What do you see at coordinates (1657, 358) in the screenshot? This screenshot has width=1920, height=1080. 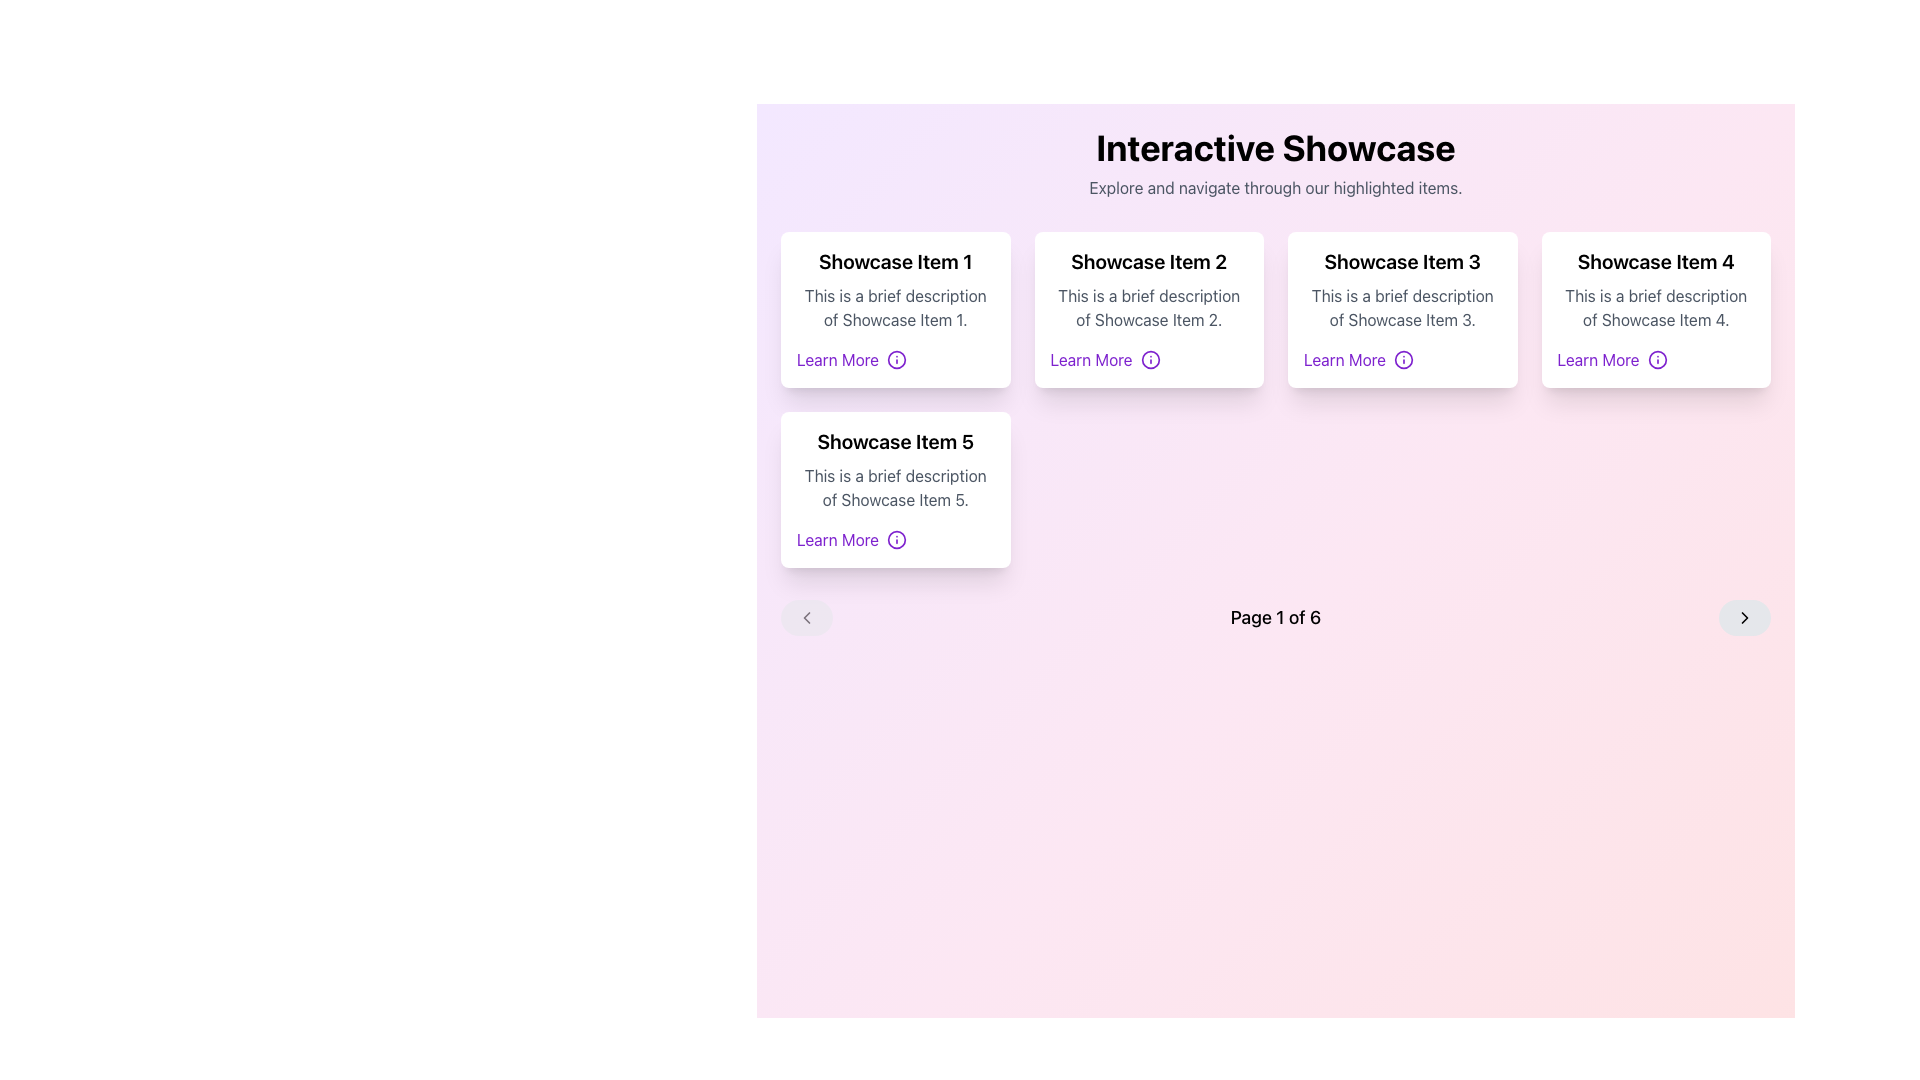 I see `the info icon SVG element located within the 'Learn More' hyperlink in the description card for 'Showcase Item 4', positioned in the fourth column of the first row of the grid` at bounding box center [1657, 358].